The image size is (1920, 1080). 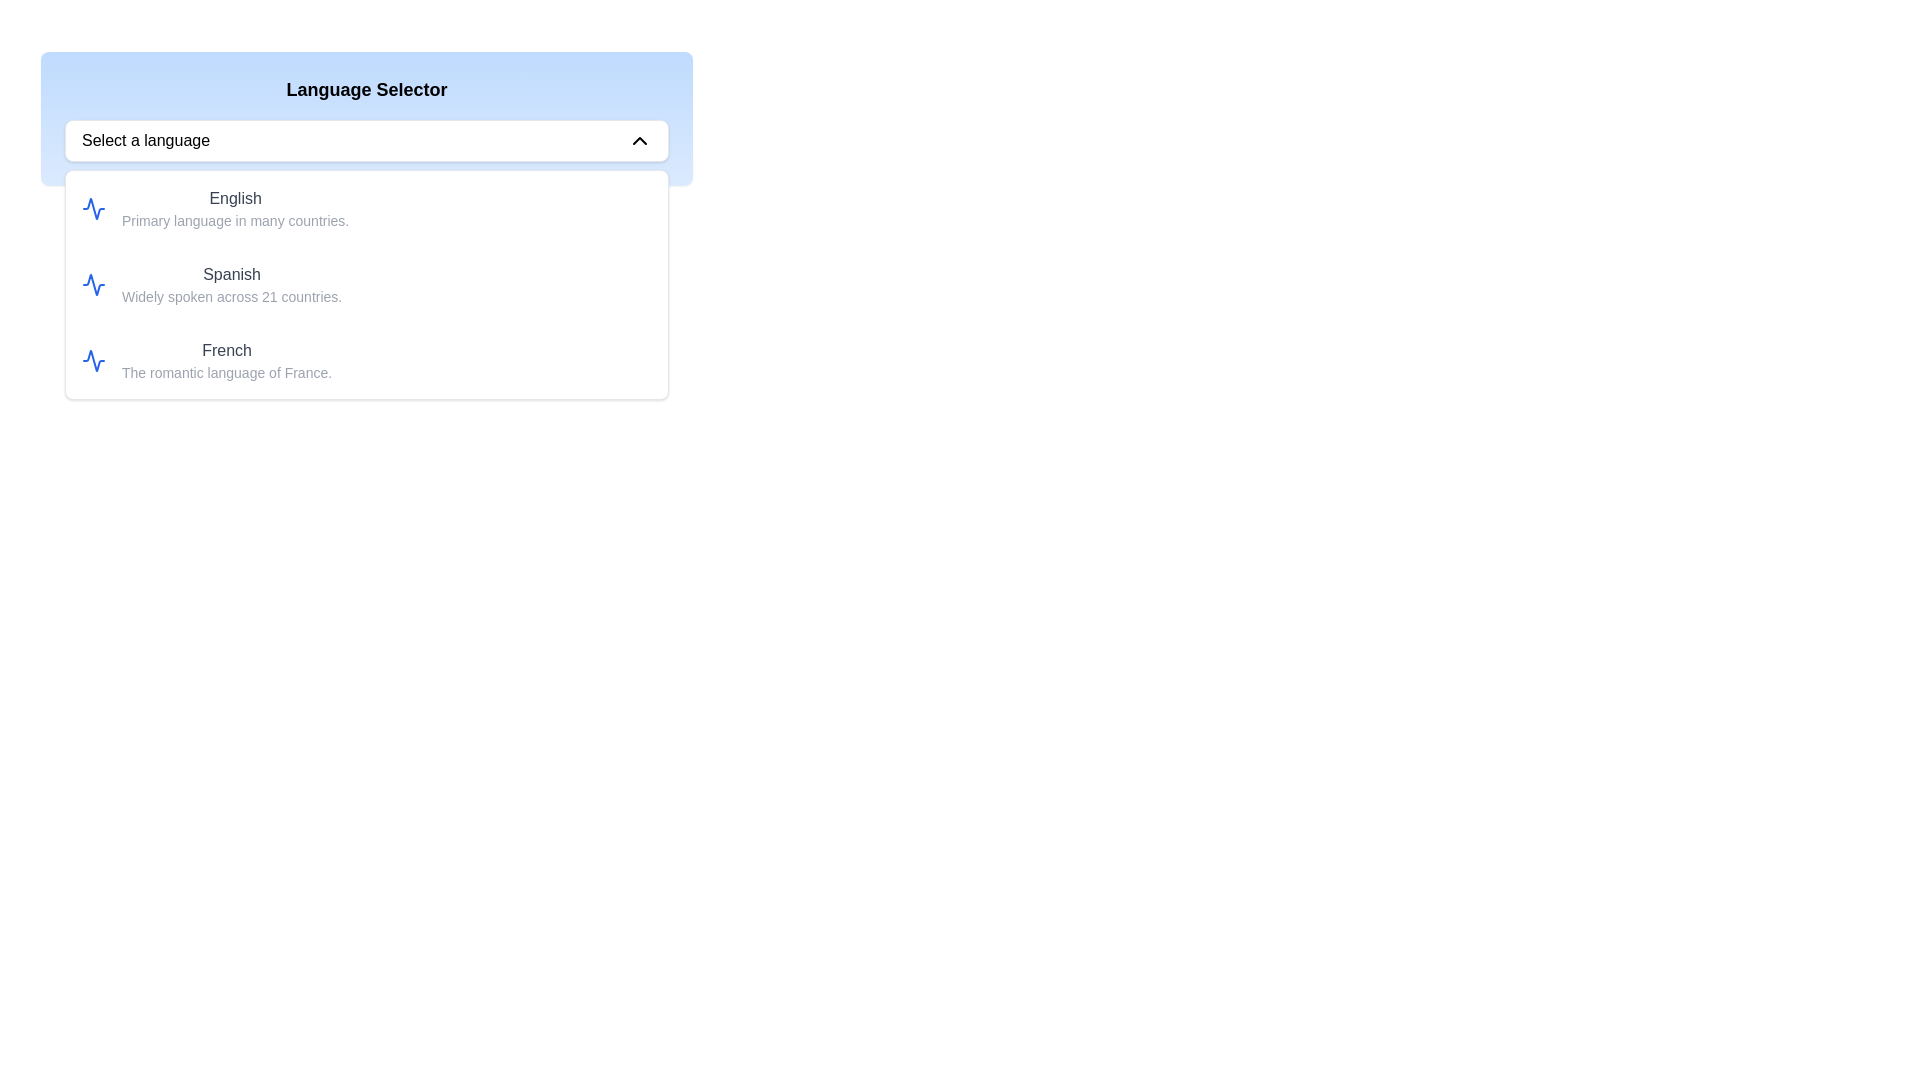 What do you see at coordinates (366, 361) in the screenshot?
I see `the third item in the dropdown menu` at bounding box center [366, 361].